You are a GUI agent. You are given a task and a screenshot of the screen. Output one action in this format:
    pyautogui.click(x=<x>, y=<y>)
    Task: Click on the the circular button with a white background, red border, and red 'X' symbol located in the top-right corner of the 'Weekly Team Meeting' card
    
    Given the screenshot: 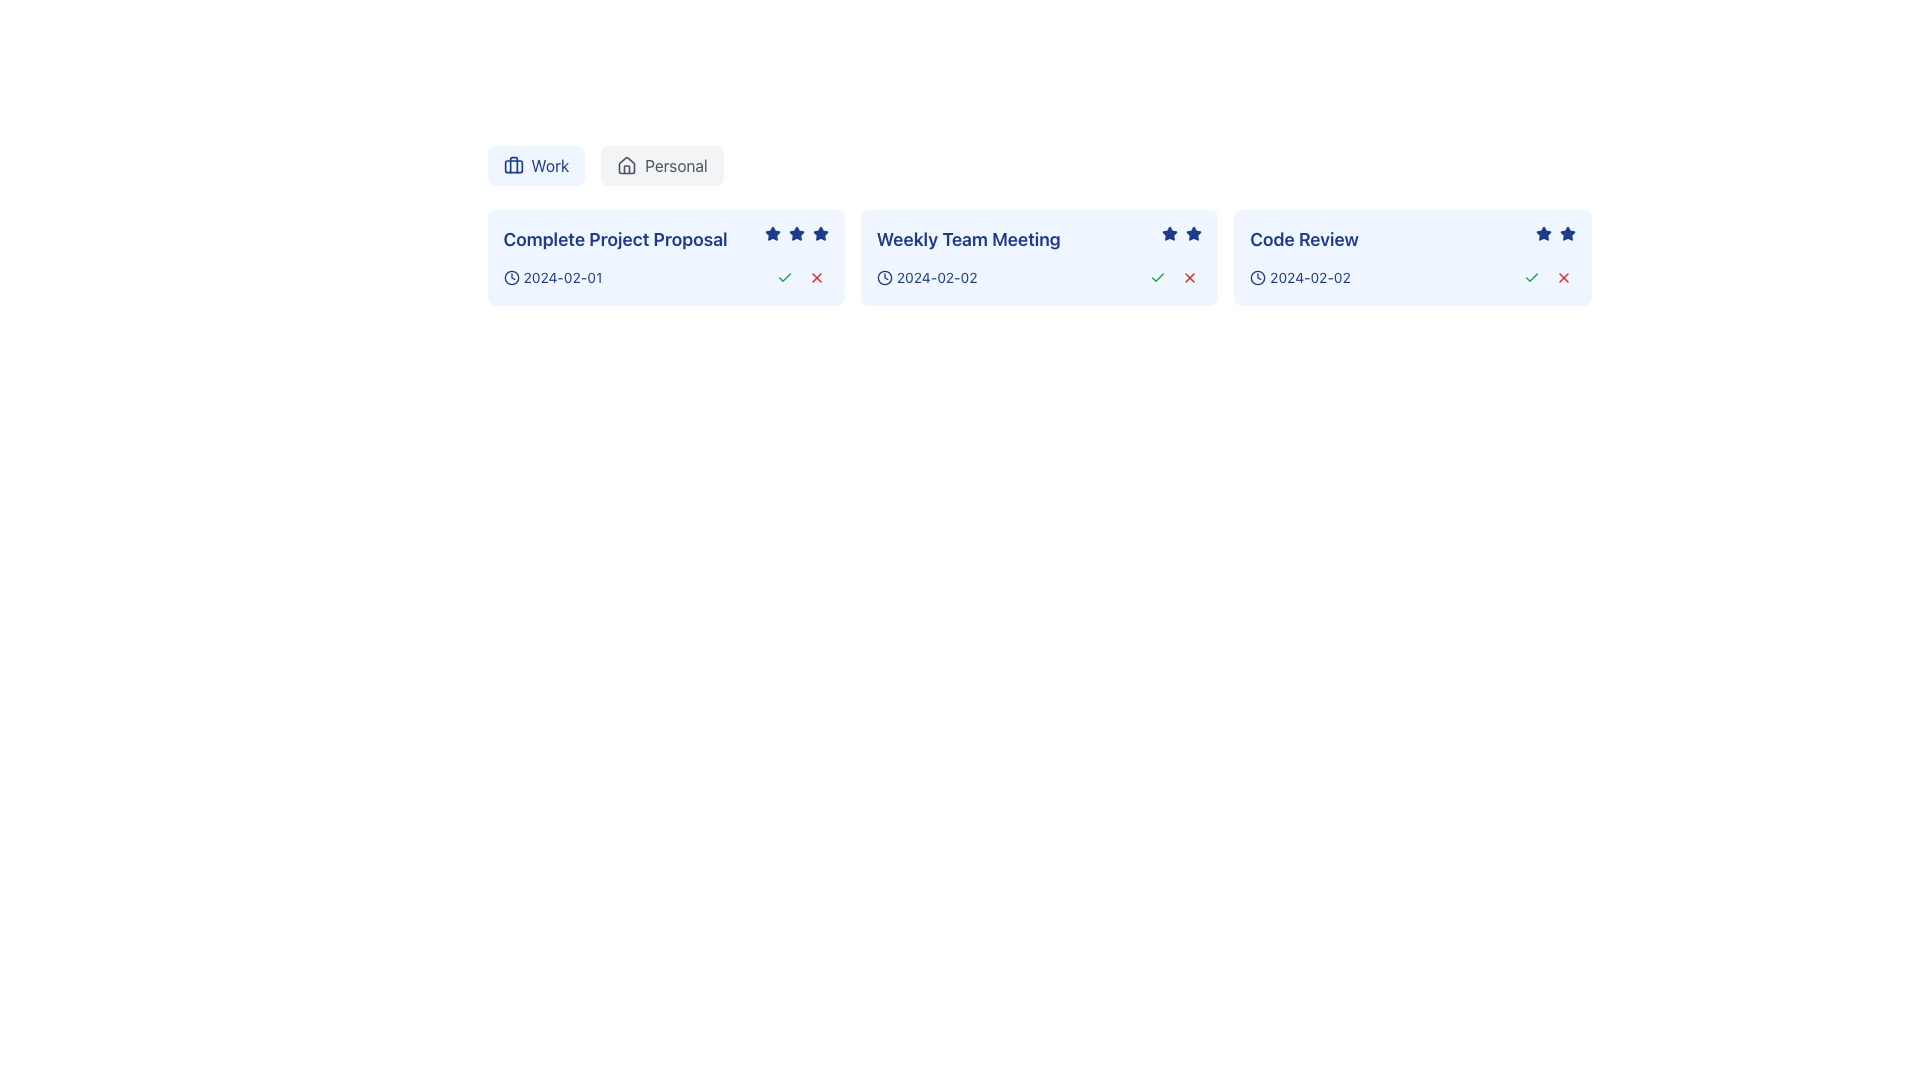 What is the action you would take?
    pyautogui.click(x=1190, y=277)
    